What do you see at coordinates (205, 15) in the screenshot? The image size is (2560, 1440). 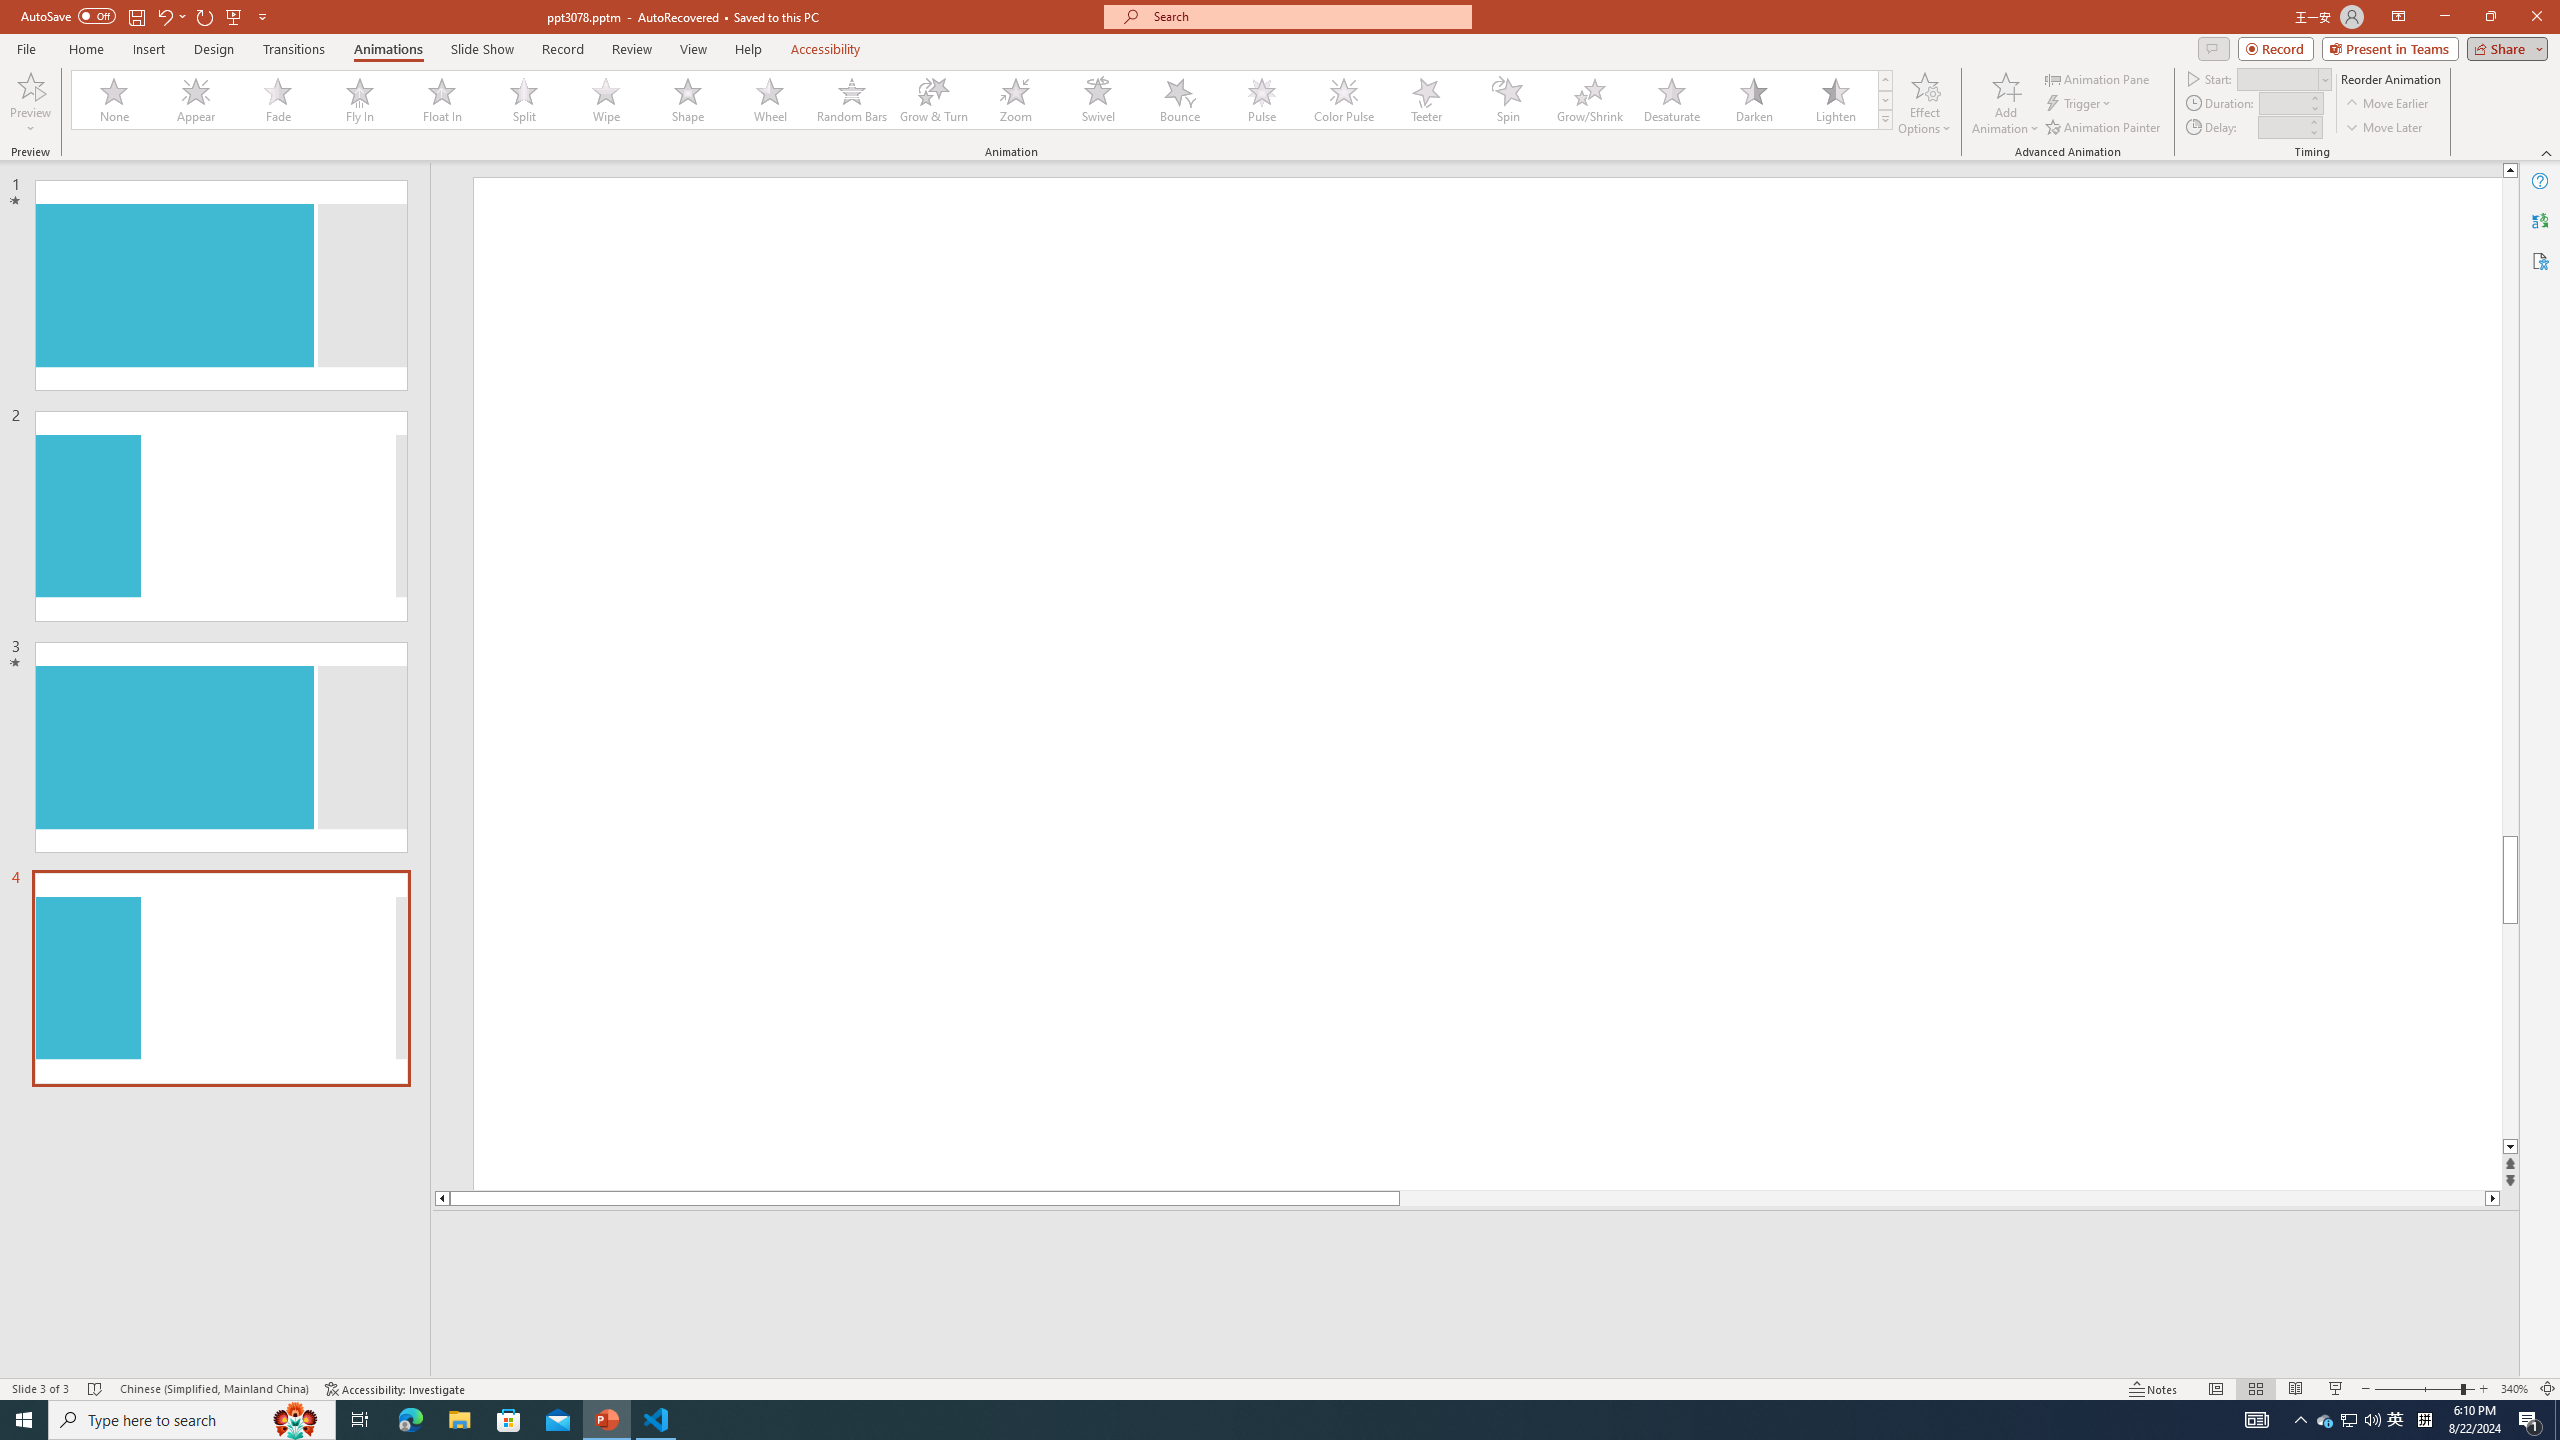 I see `'Redo'` at bounding box center [205, 15].